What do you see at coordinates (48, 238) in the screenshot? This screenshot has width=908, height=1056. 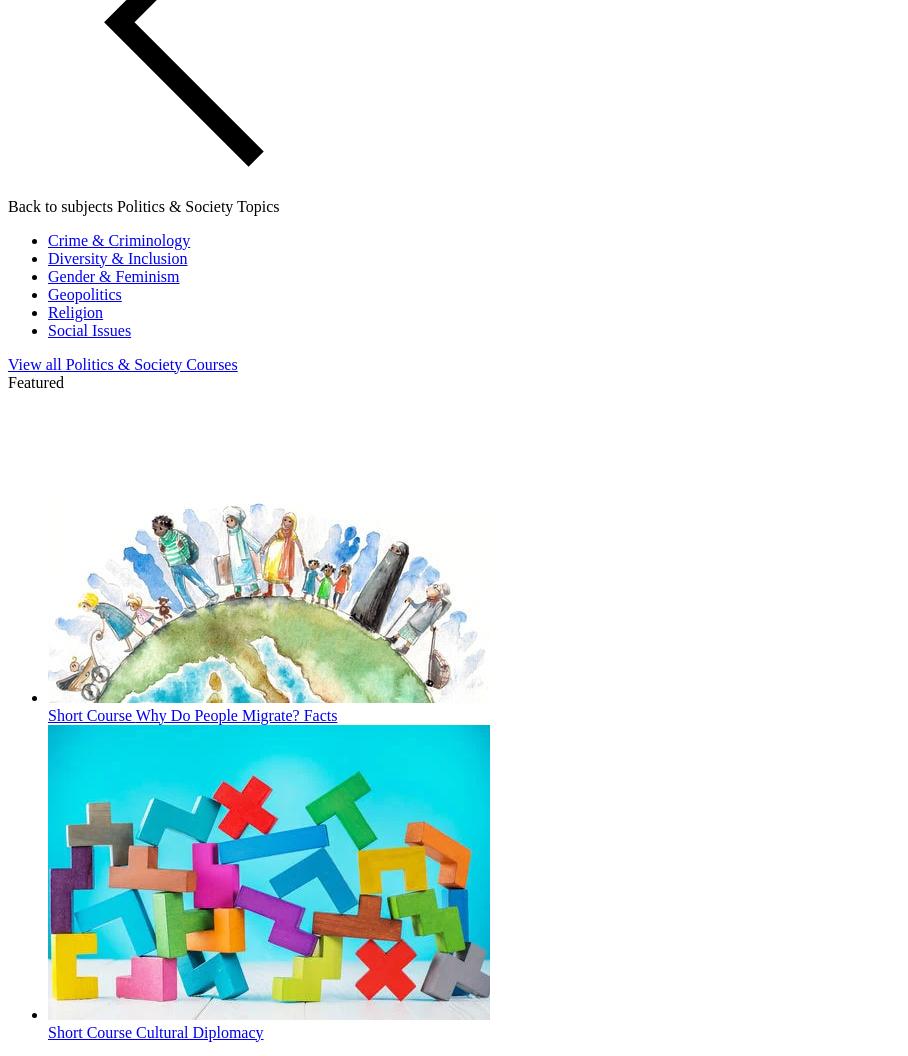 I see `'Crime & Criminology'` at bounding box center [48, 238].